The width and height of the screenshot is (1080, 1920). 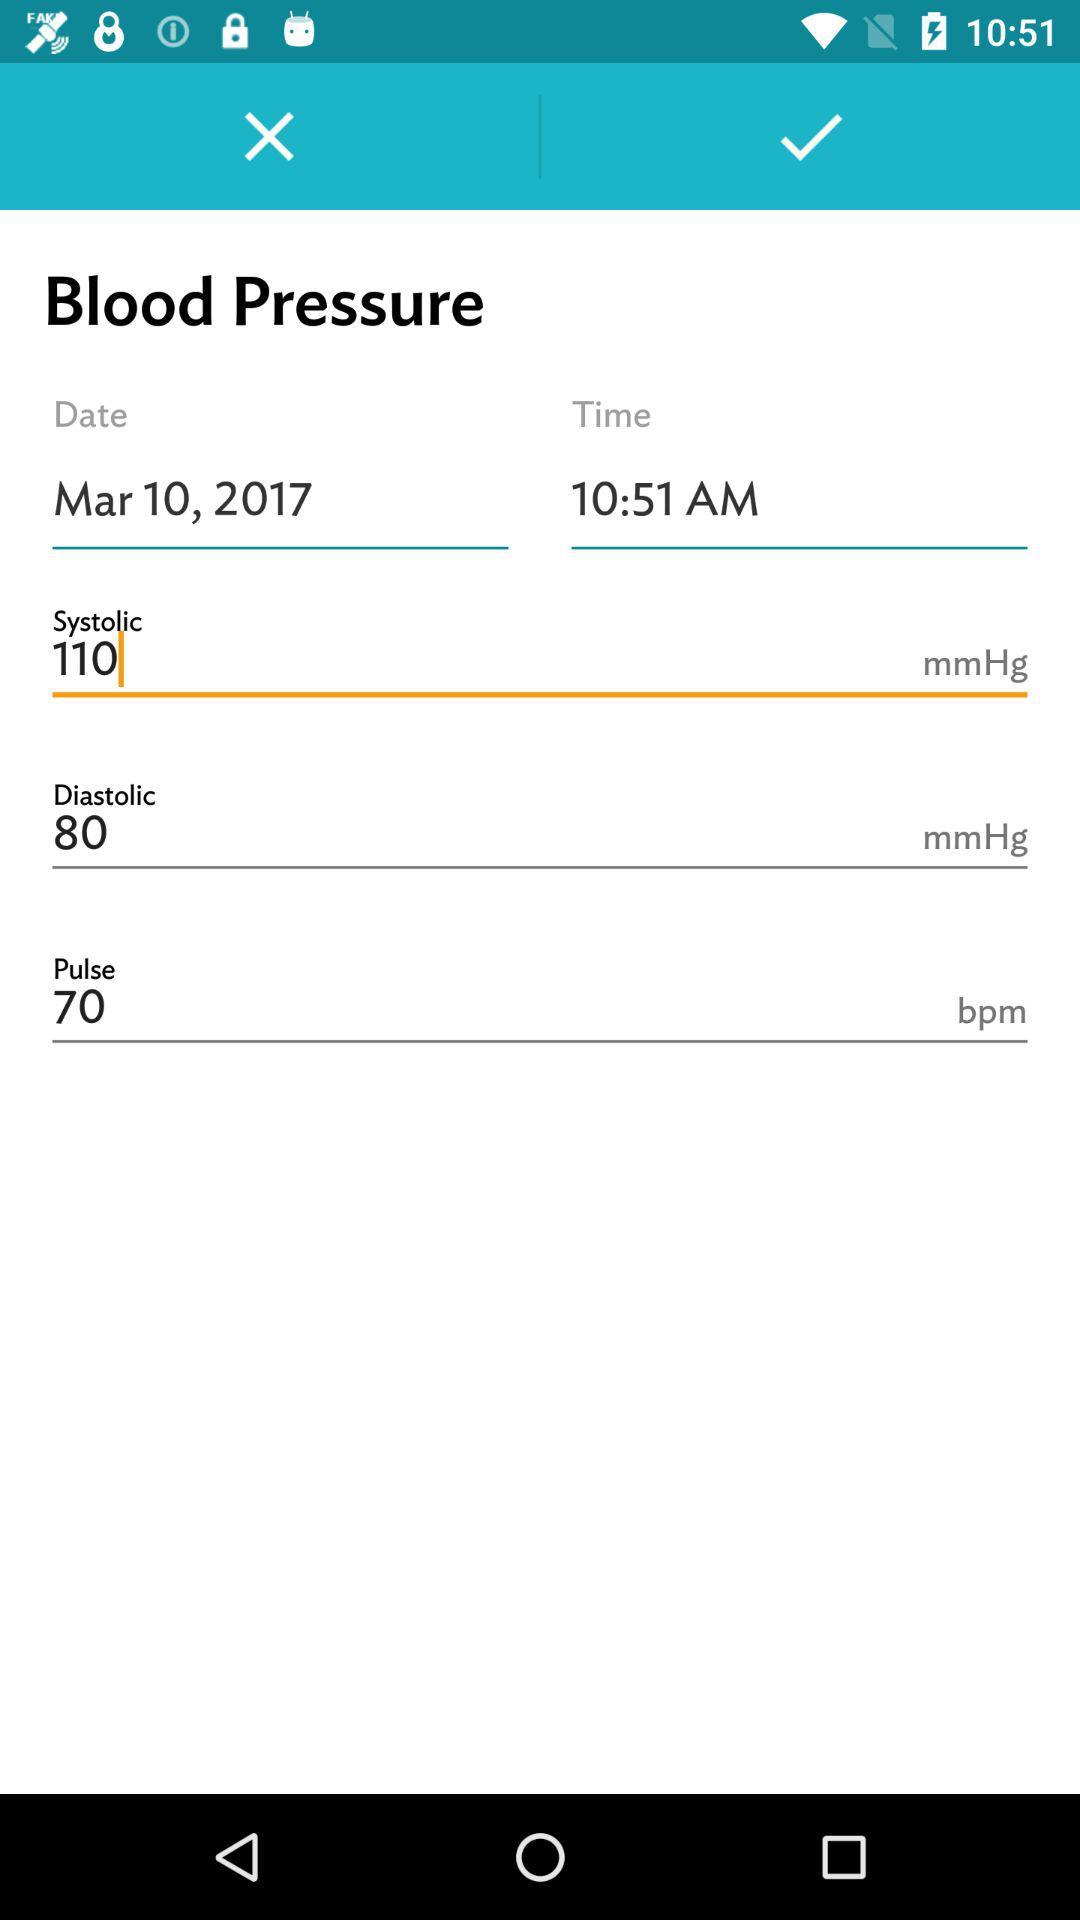 What do you see at coordinates (280, 499) in the screenshot?
I see `icon to the left of the 10:51 am icon` at bounding box center [280, 499].